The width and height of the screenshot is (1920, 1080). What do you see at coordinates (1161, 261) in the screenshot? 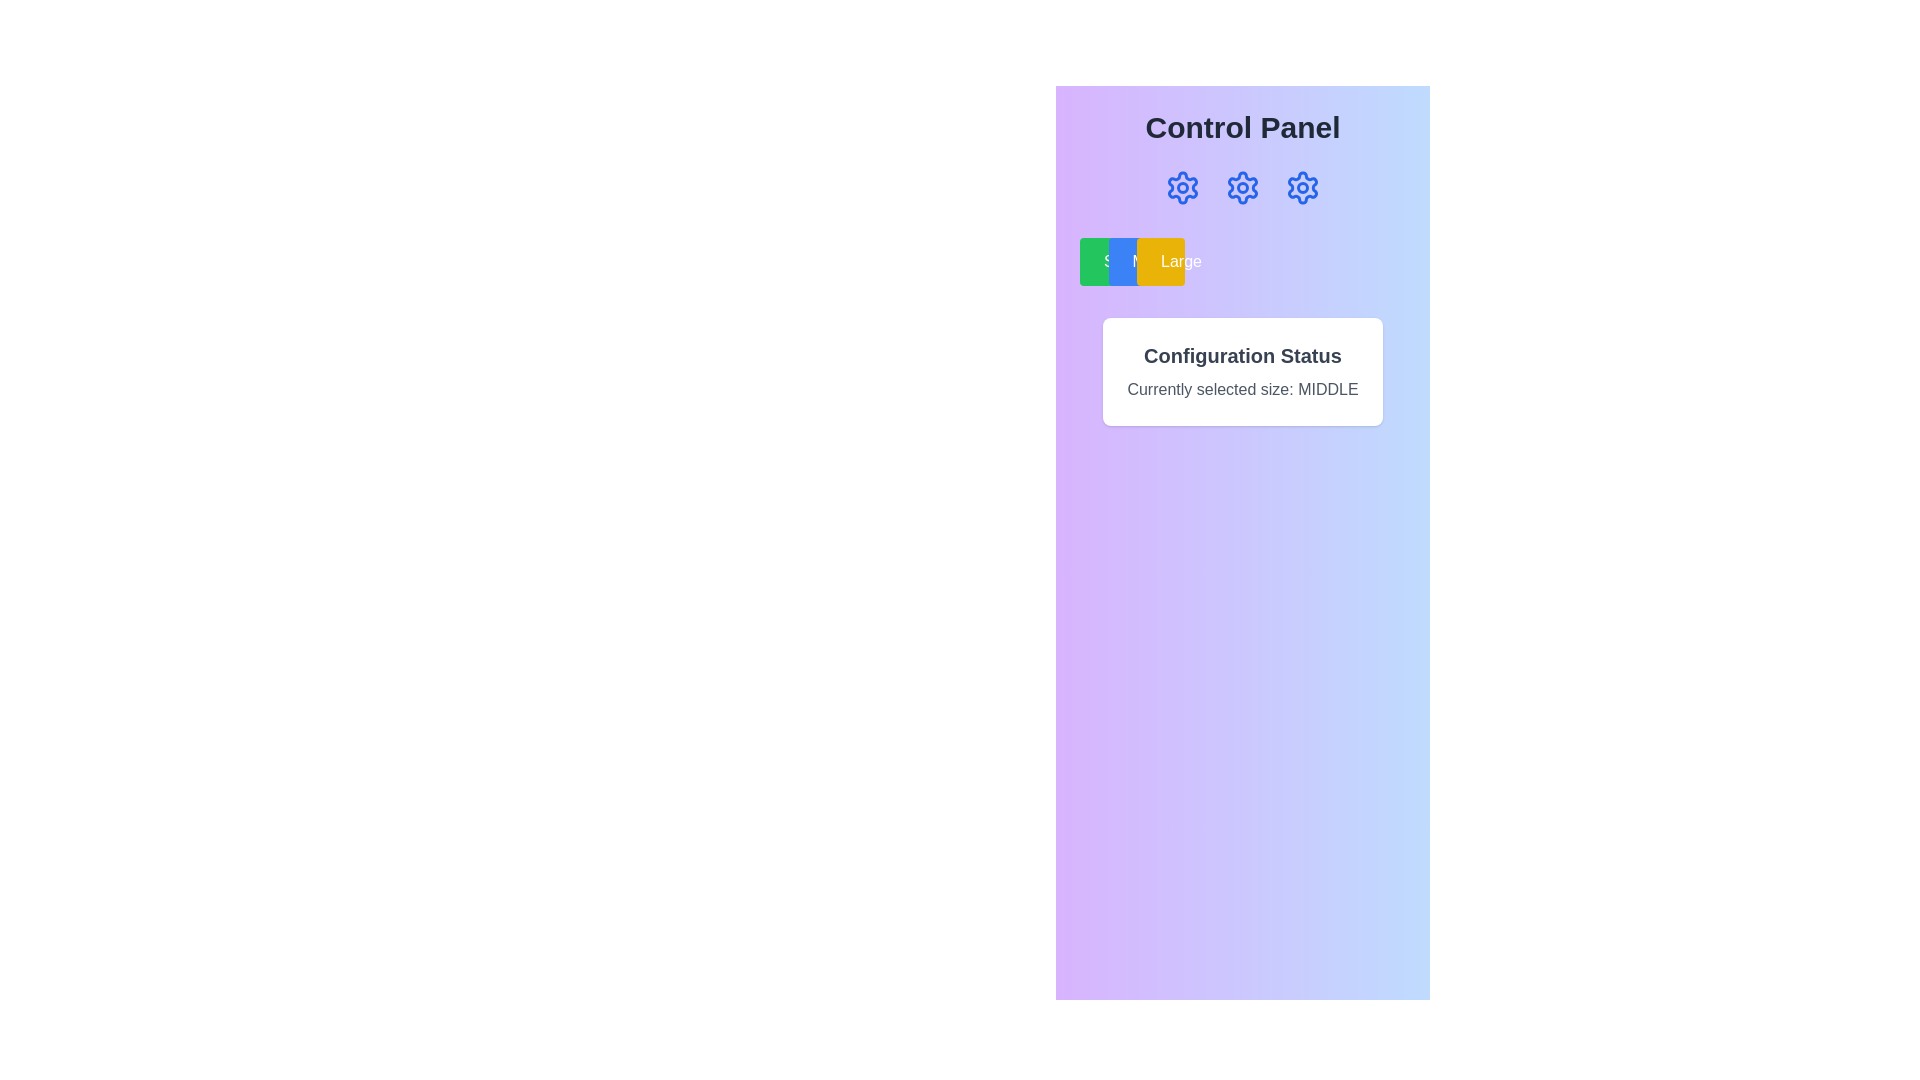
I see `the 'Large' button located in the top-right quadrant under the 'Control Panel' header` at bounding box center [1161, 261].